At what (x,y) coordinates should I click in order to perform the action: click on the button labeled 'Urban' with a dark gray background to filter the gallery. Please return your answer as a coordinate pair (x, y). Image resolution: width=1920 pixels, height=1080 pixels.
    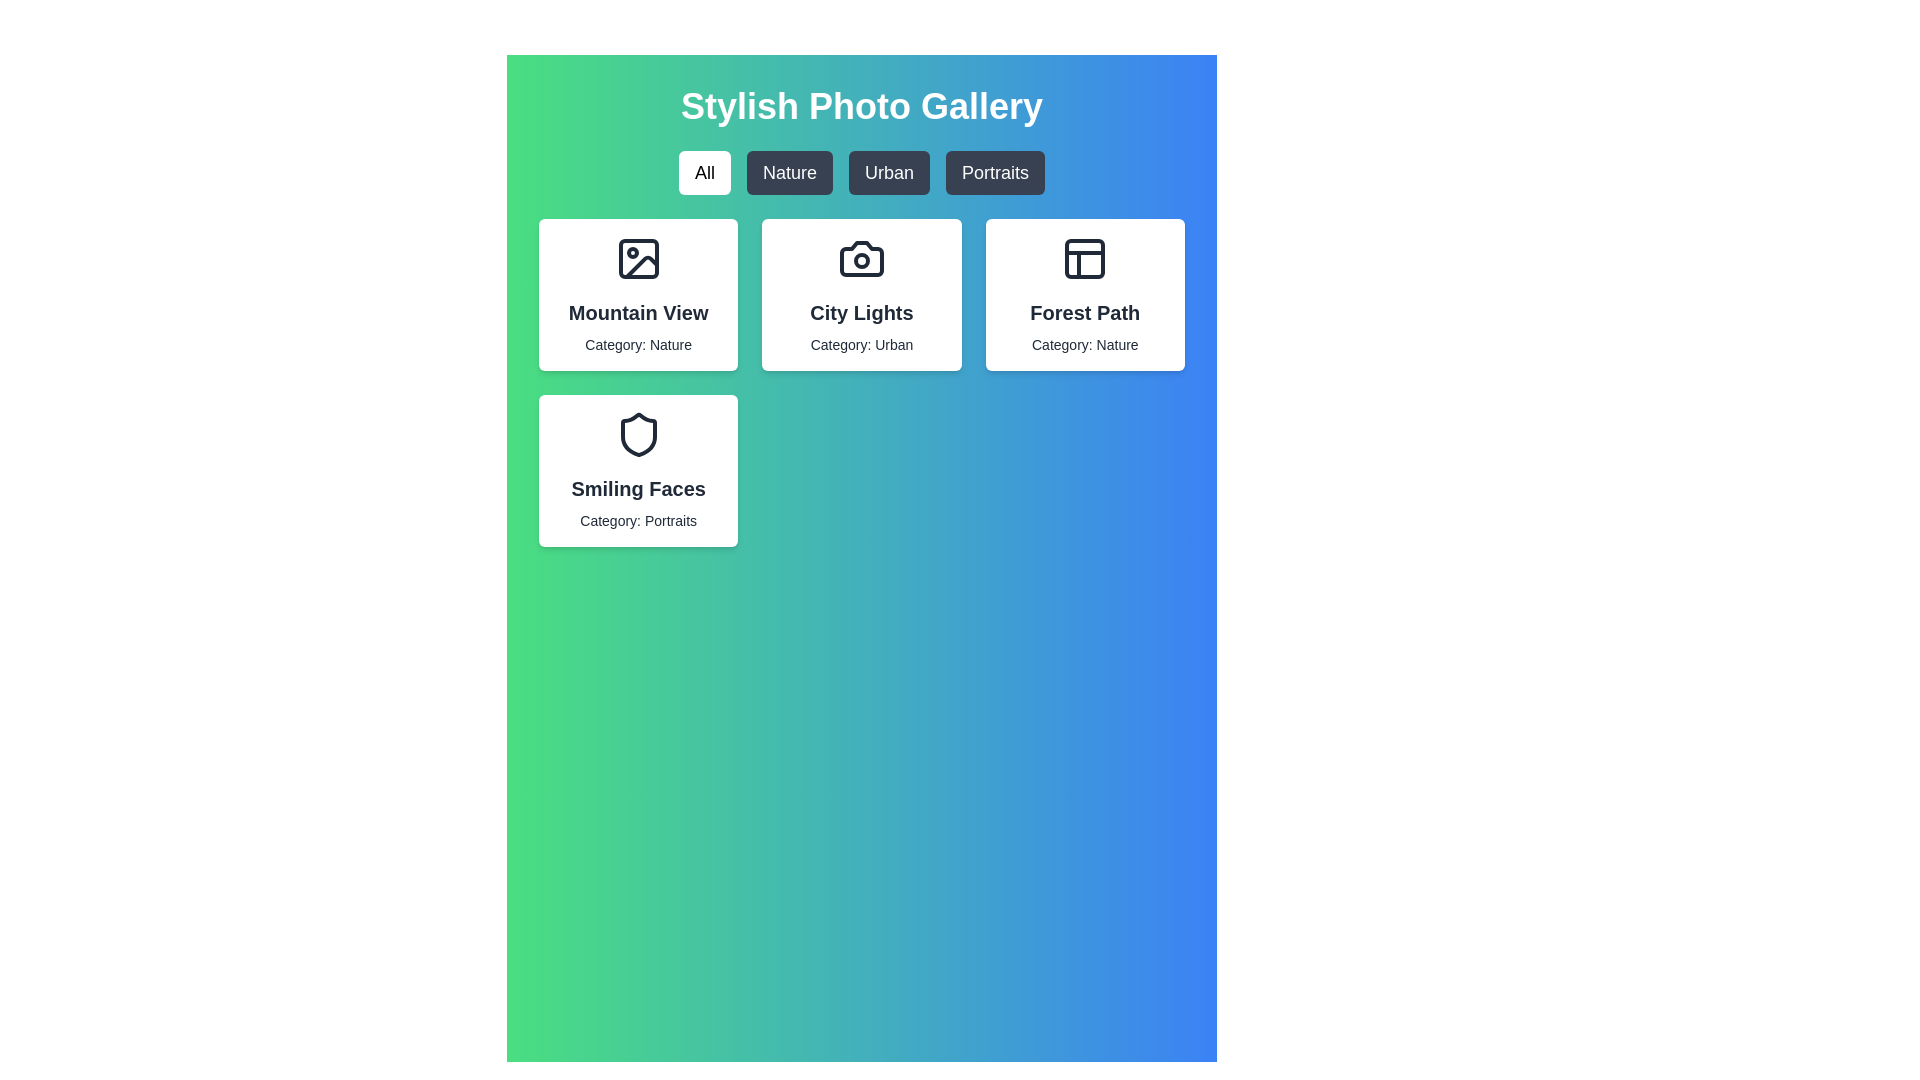
    Looking at the image, I should click on (888, 172).